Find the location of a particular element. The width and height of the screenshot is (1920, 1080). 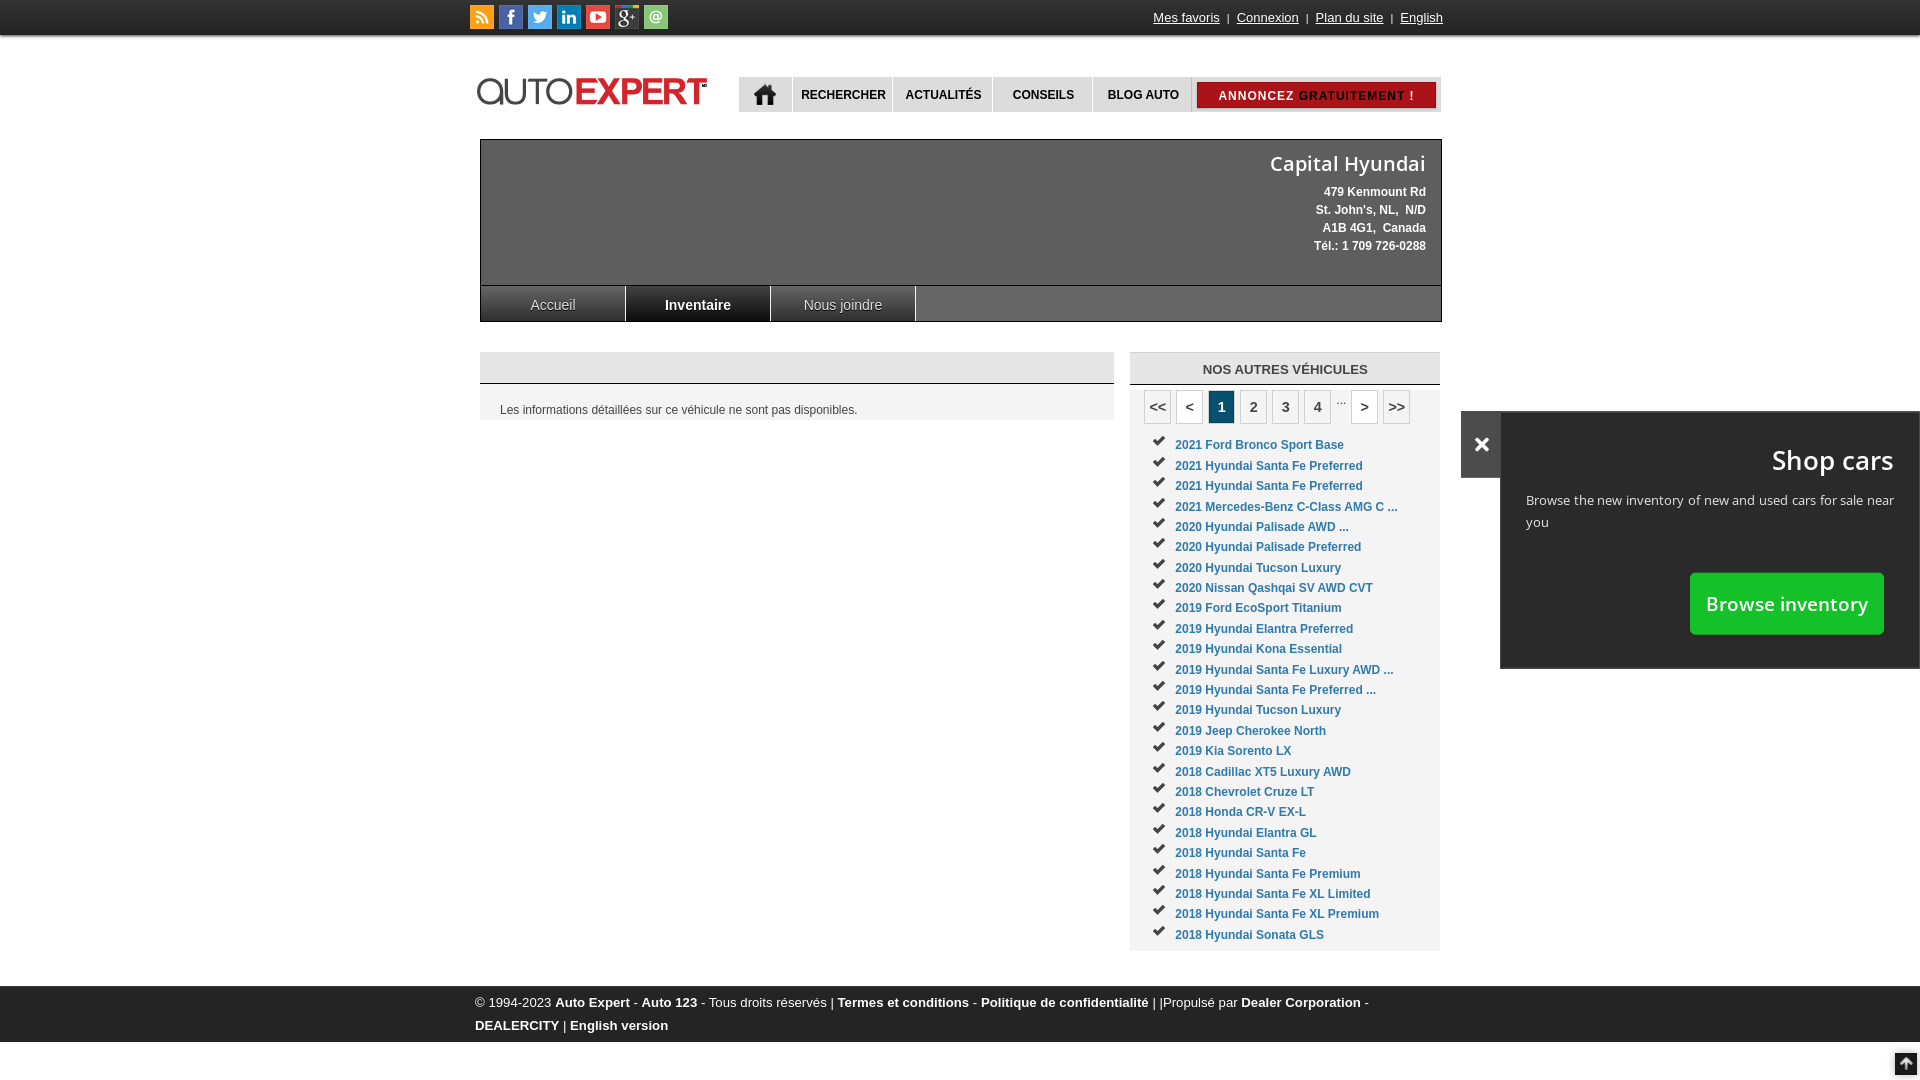

'2' is located at coordinates (1252, 406).